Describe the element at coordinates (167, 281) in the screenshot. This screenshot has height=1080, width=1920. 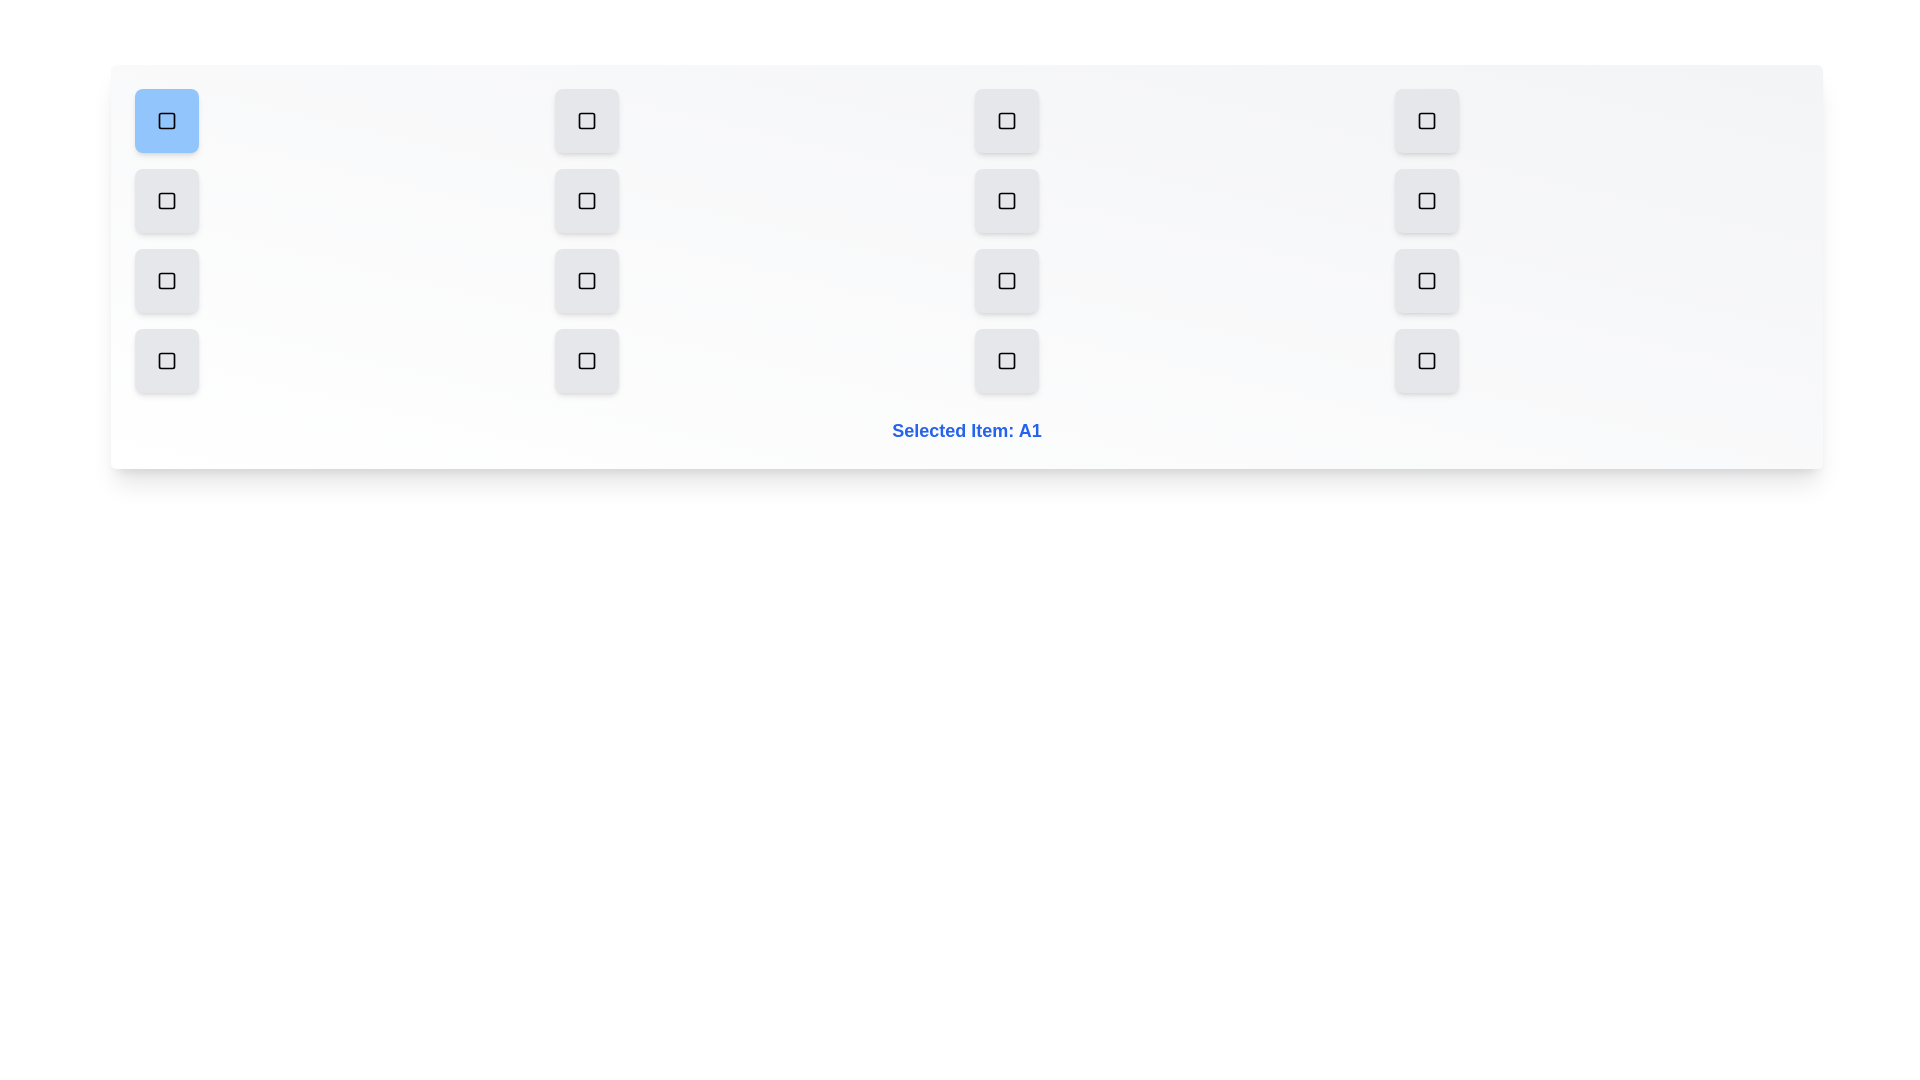
I see `the grid item C1 to select it` at that location.